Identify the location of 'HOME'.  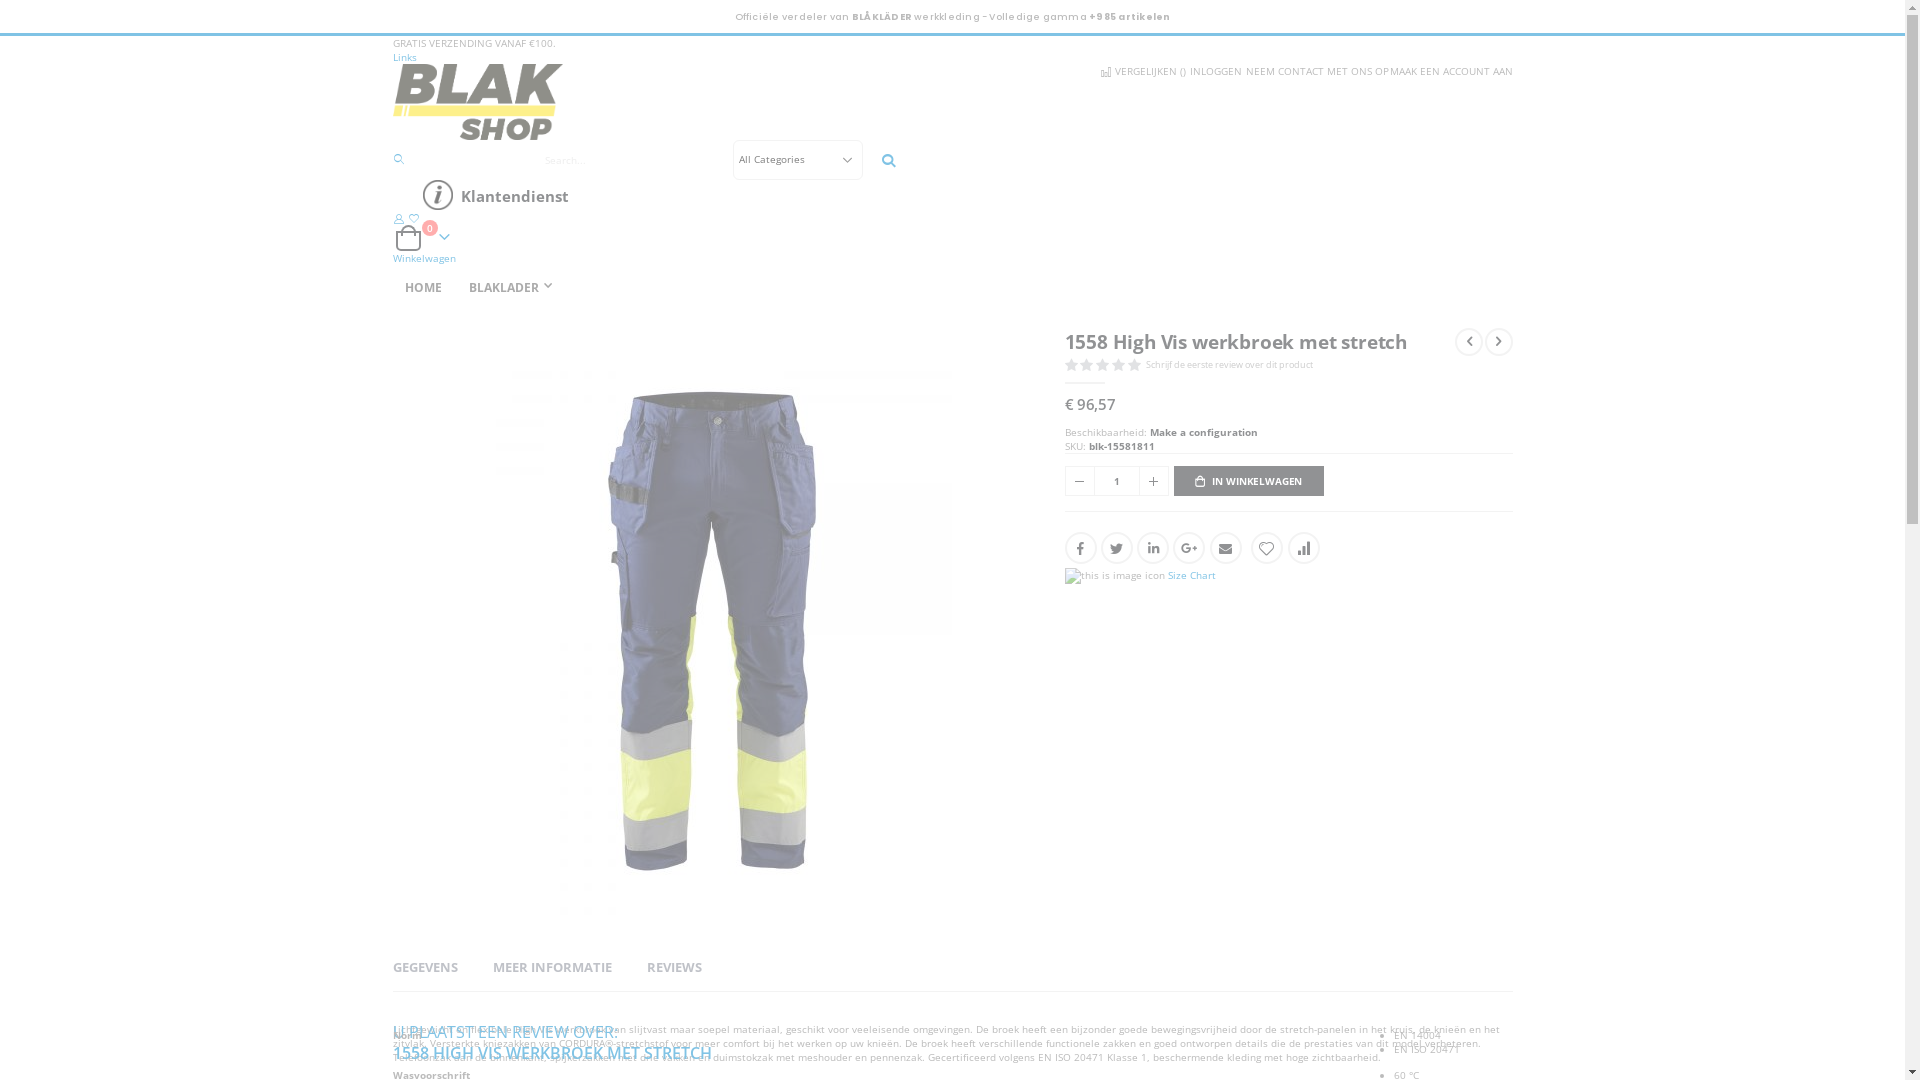
(392, 288).